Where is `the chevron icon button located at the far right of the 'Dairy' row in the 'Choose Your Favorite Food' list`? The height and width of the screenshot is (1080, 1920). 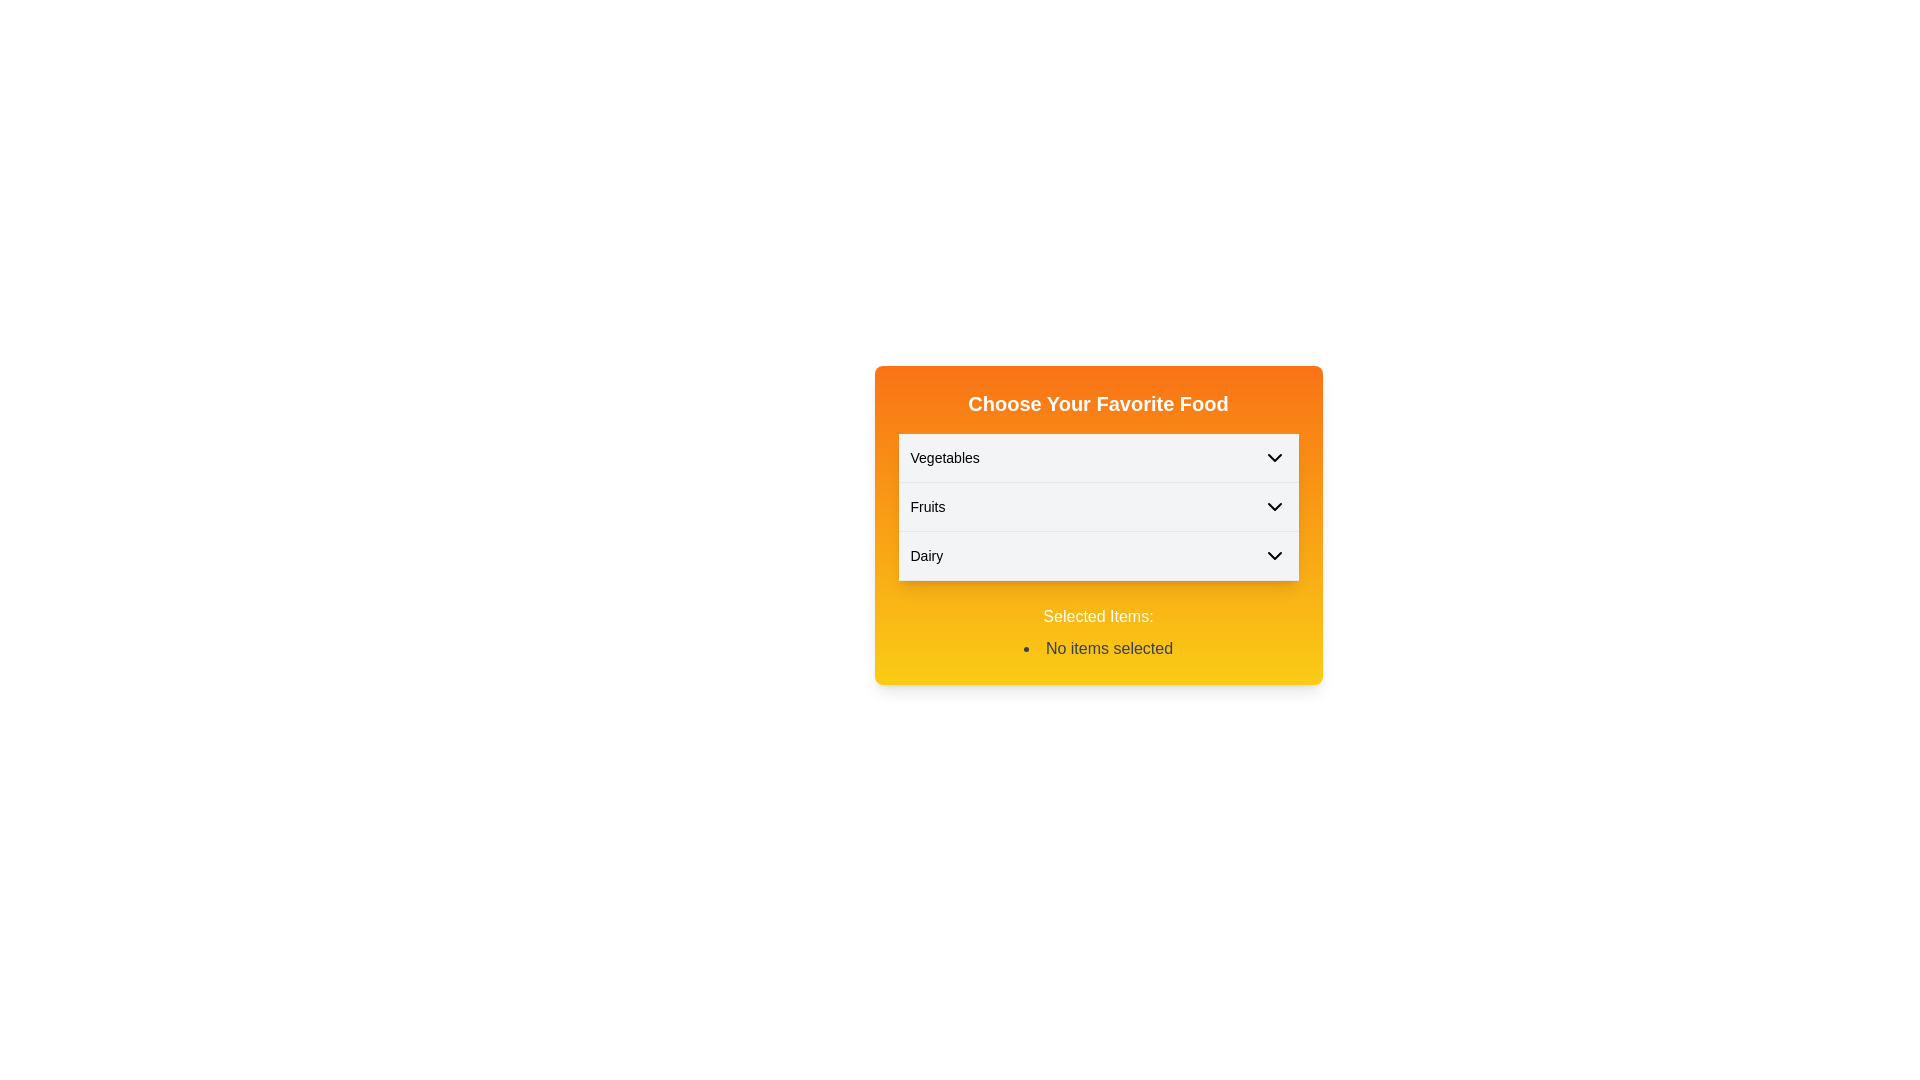 the chevron icon button located at the far right of the 'Dairy' row in the 'Choose Your Favorite Food' list is located at coordinates (1273, 555).